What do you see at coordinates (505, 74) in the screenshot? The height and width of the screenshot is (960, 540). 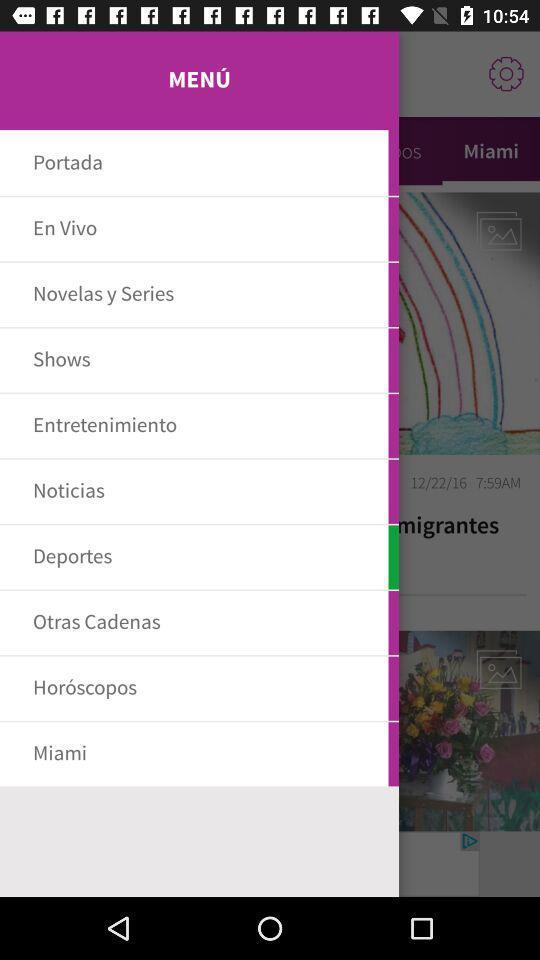 I see `the settings icon from the right top` at bounding box center [505, 74].